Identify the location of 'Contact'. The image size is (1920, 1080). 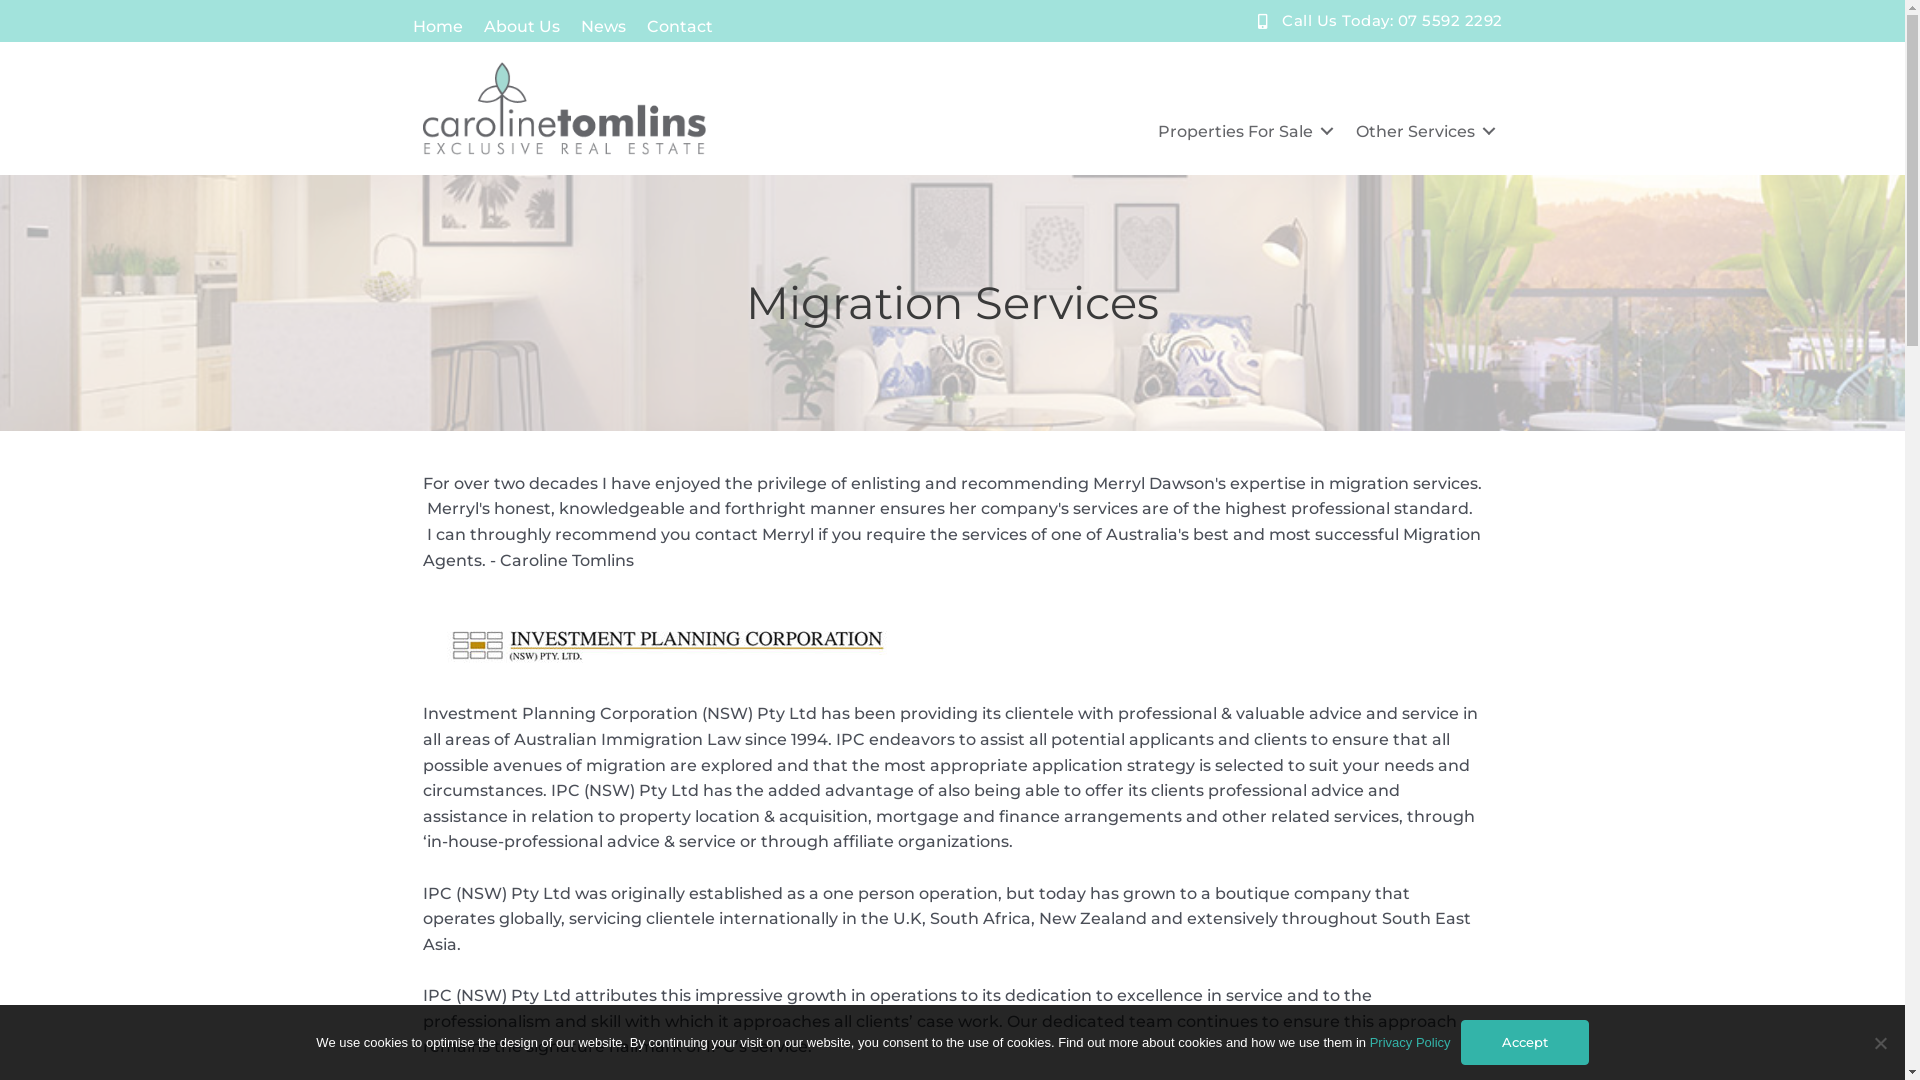
(678, 25).